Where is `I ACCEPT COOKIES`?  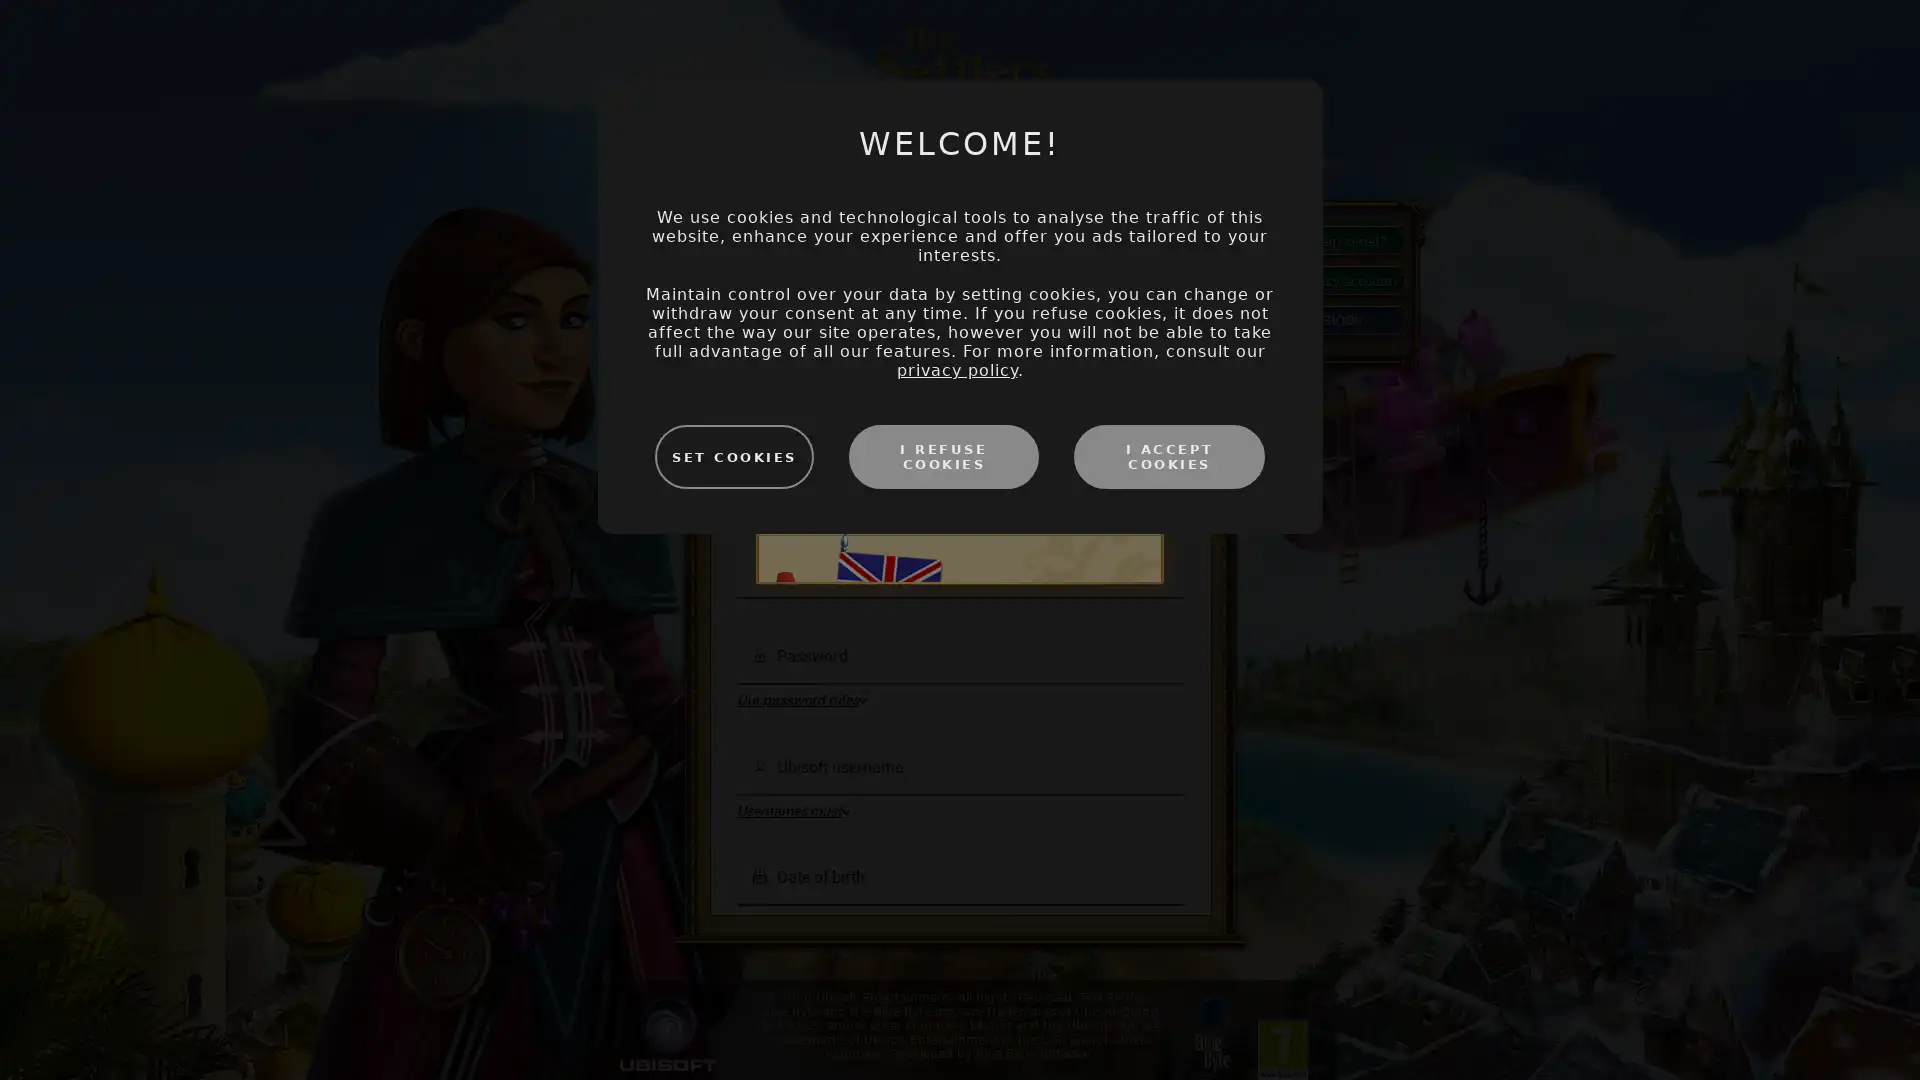 I ACCEPT COOKIES is located at coordinates (1169, 456).